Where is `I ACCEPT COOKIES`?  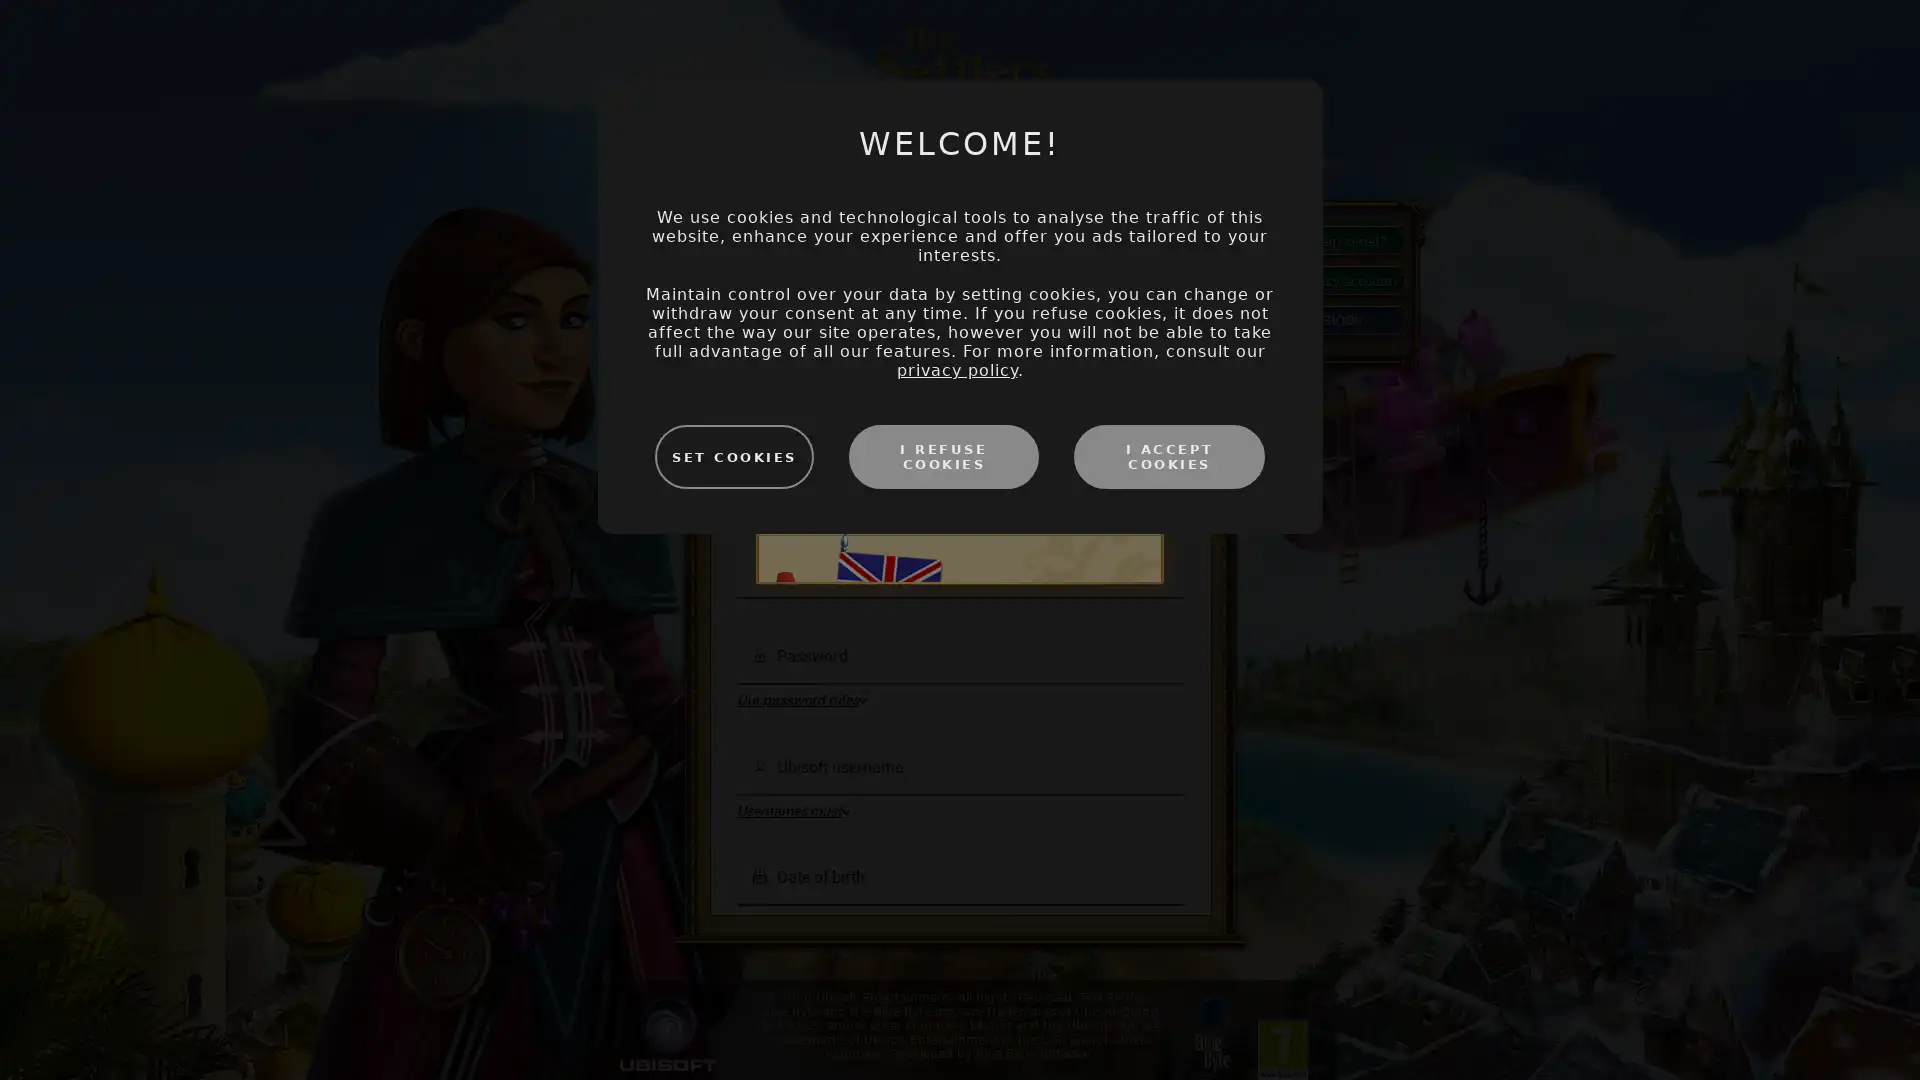 I ACCEPT COOKIES is located at coordinates (1169, 456).